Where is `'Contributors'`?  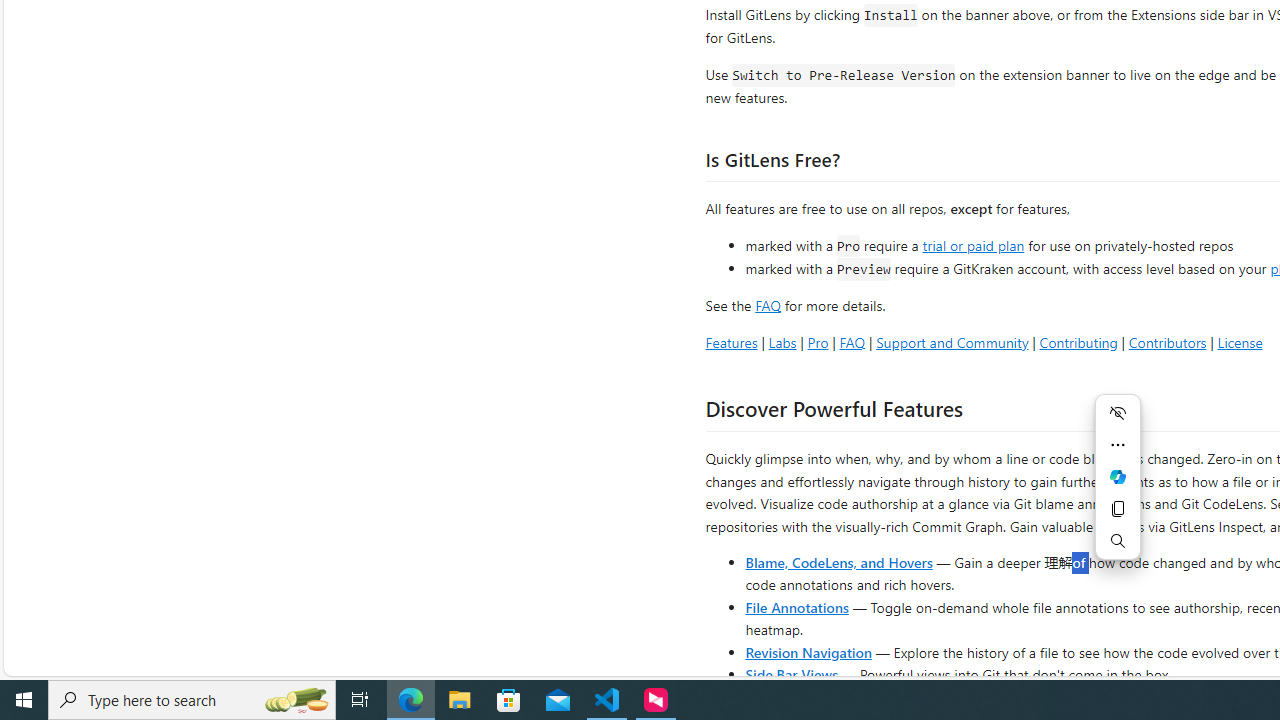
'Contributors' is located at coordinates (1167, 341).